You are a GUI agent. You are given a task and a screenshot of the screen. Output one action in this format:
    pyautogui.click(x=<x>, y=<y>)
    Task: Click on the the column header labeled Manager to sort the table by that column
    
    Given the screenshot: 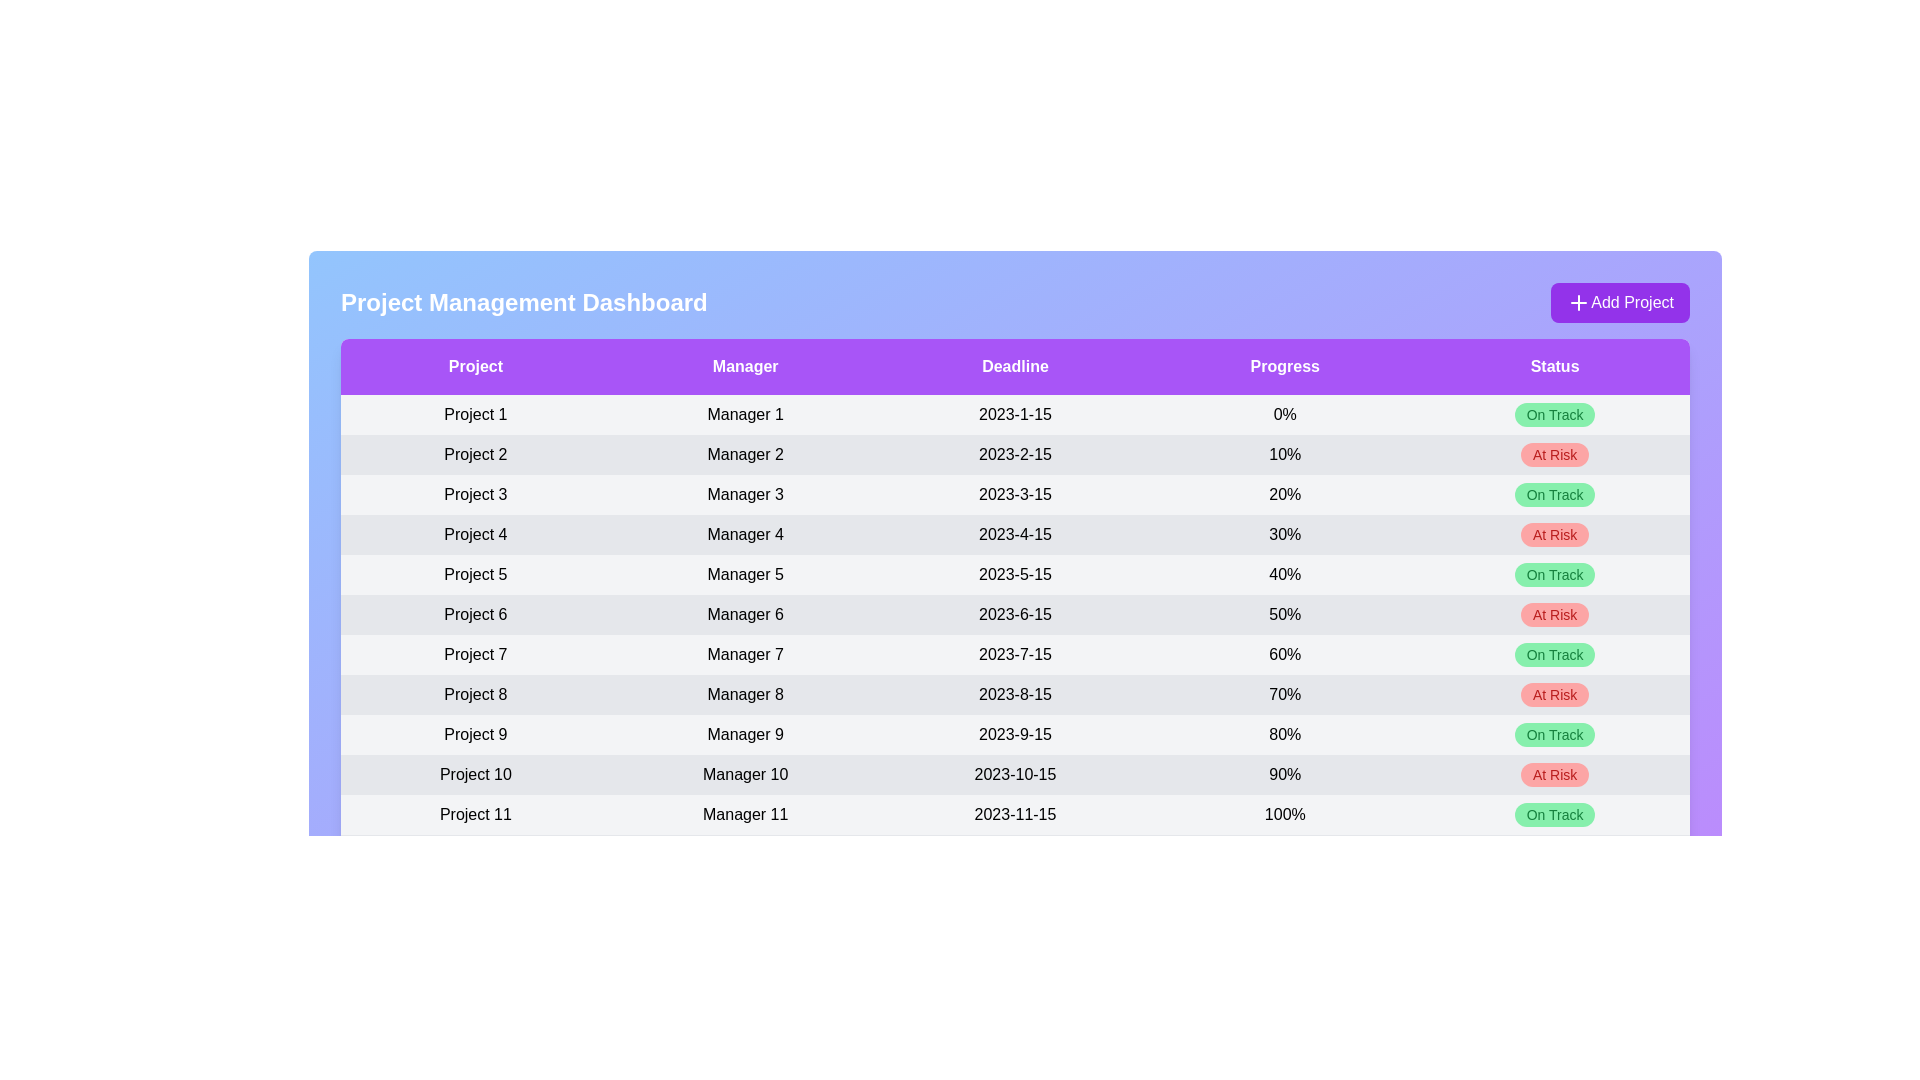 What is the action you would take?
    pyautogui.click(x=744, y=366)
    